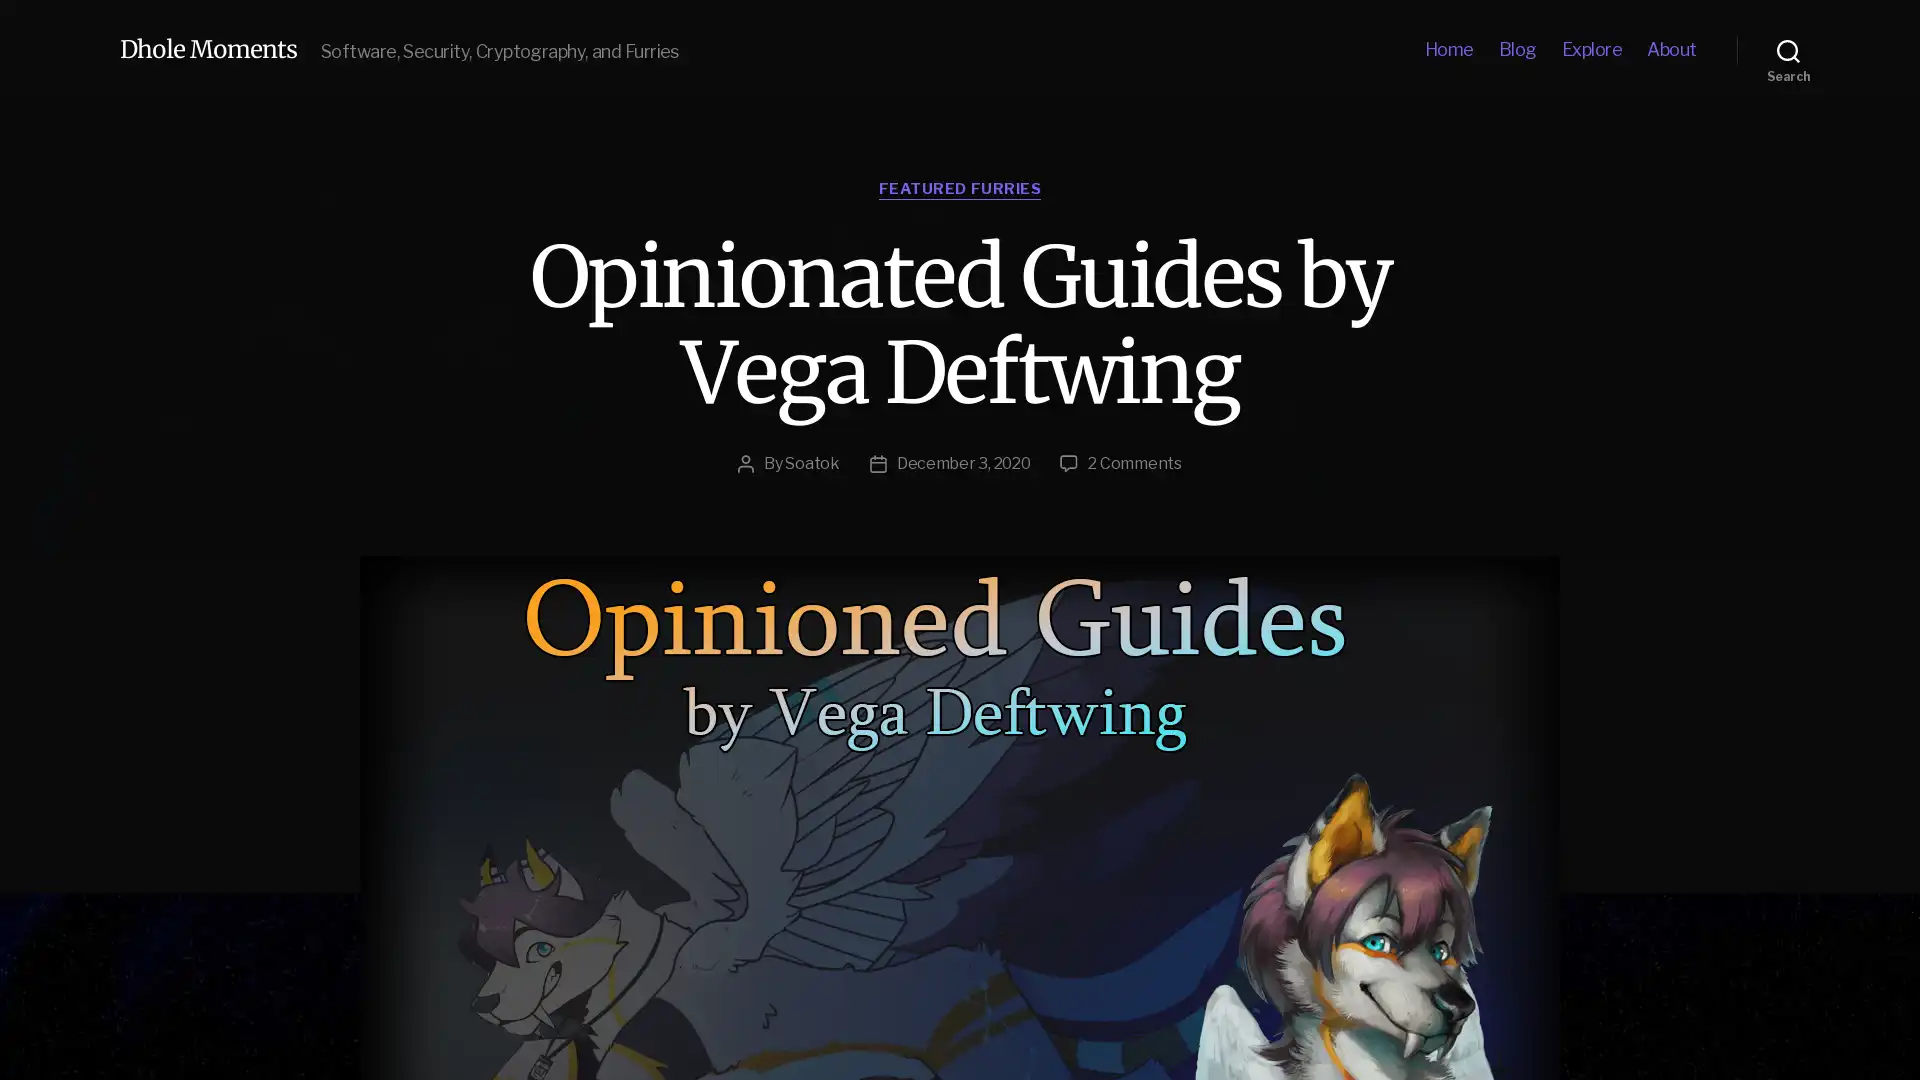  I want to click on Search, so click(1788, 49).